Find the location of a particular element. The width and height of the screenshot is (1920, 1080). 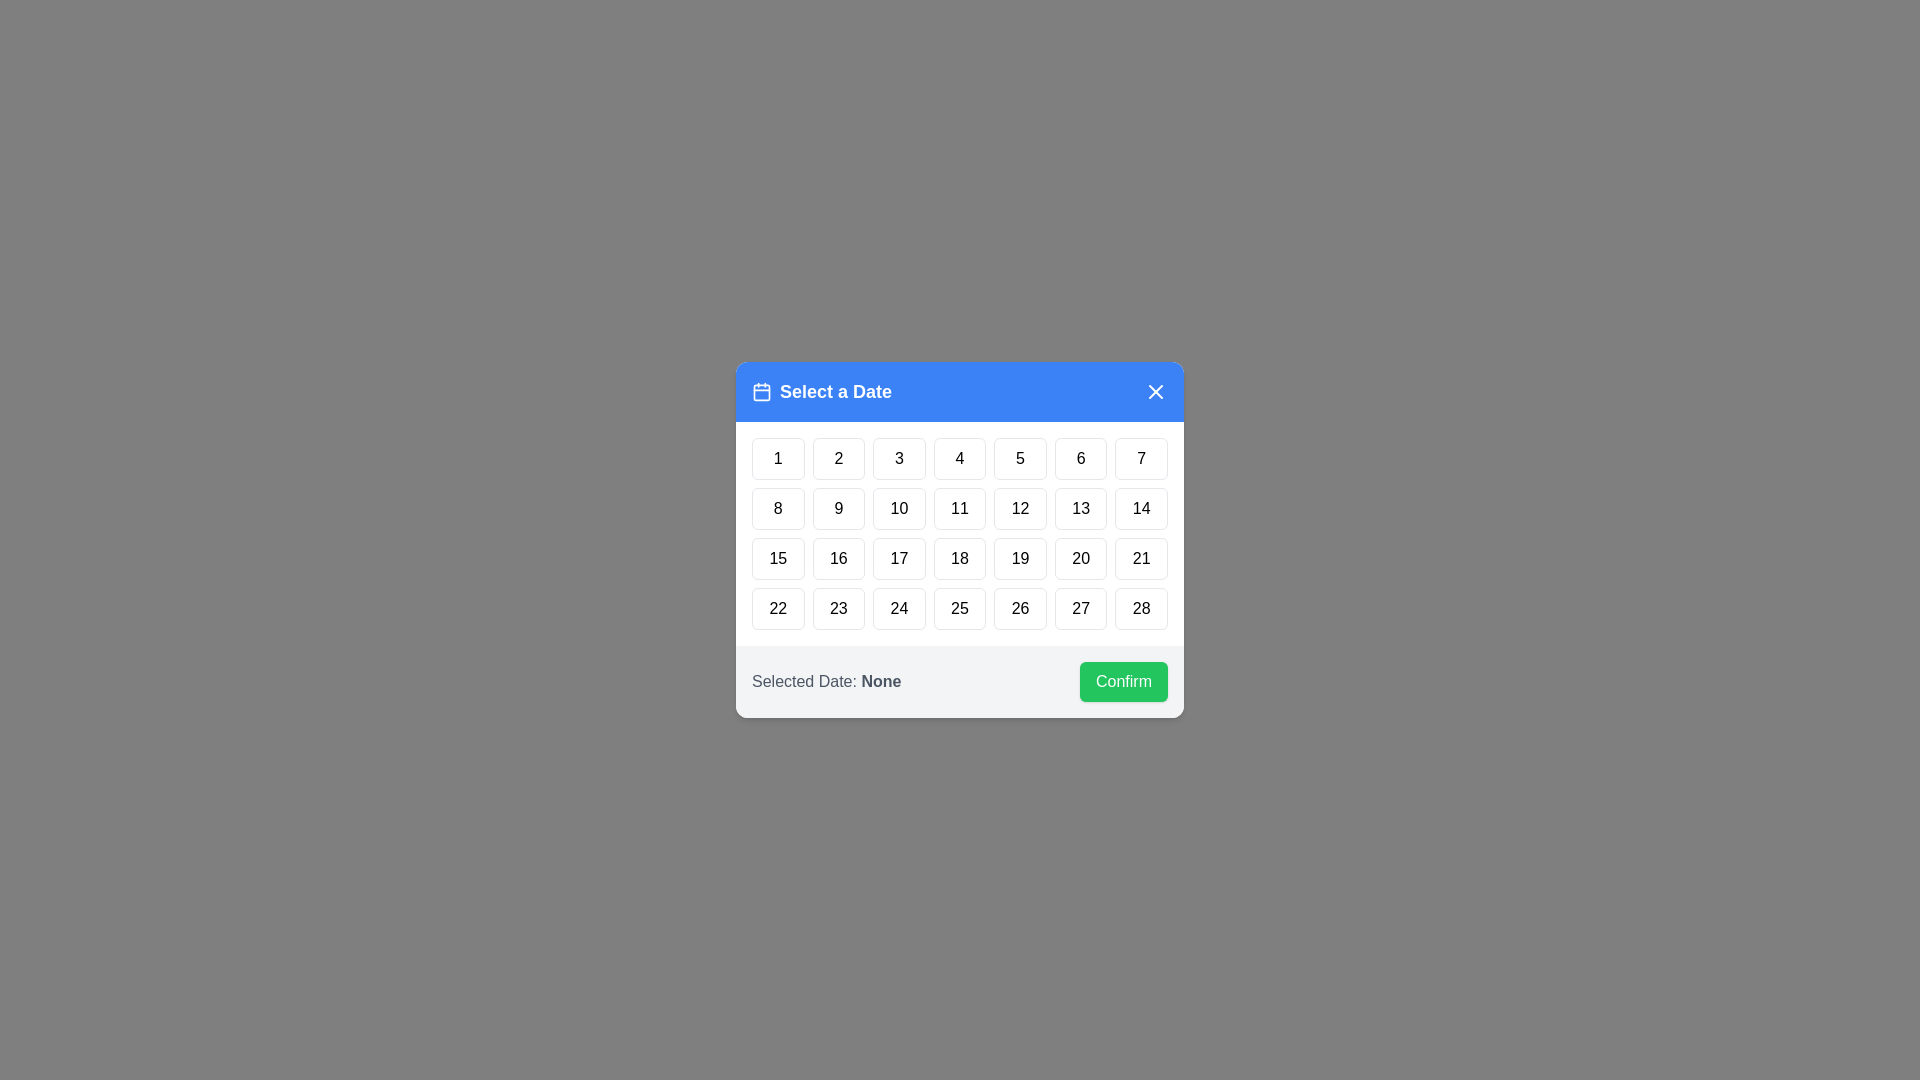

the button representing the day 1 to select that date is located at coordinates (776, 459).